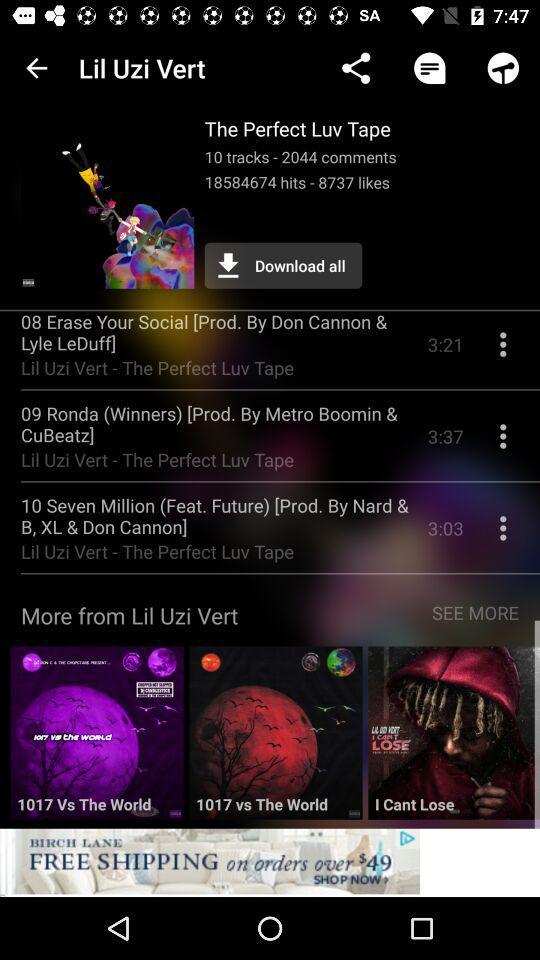 The height and width of the screenshot is (960, 540). Describe the element at coordinates (454, 739) in the screenshot. I see `hit i ca n't lose` at that location.